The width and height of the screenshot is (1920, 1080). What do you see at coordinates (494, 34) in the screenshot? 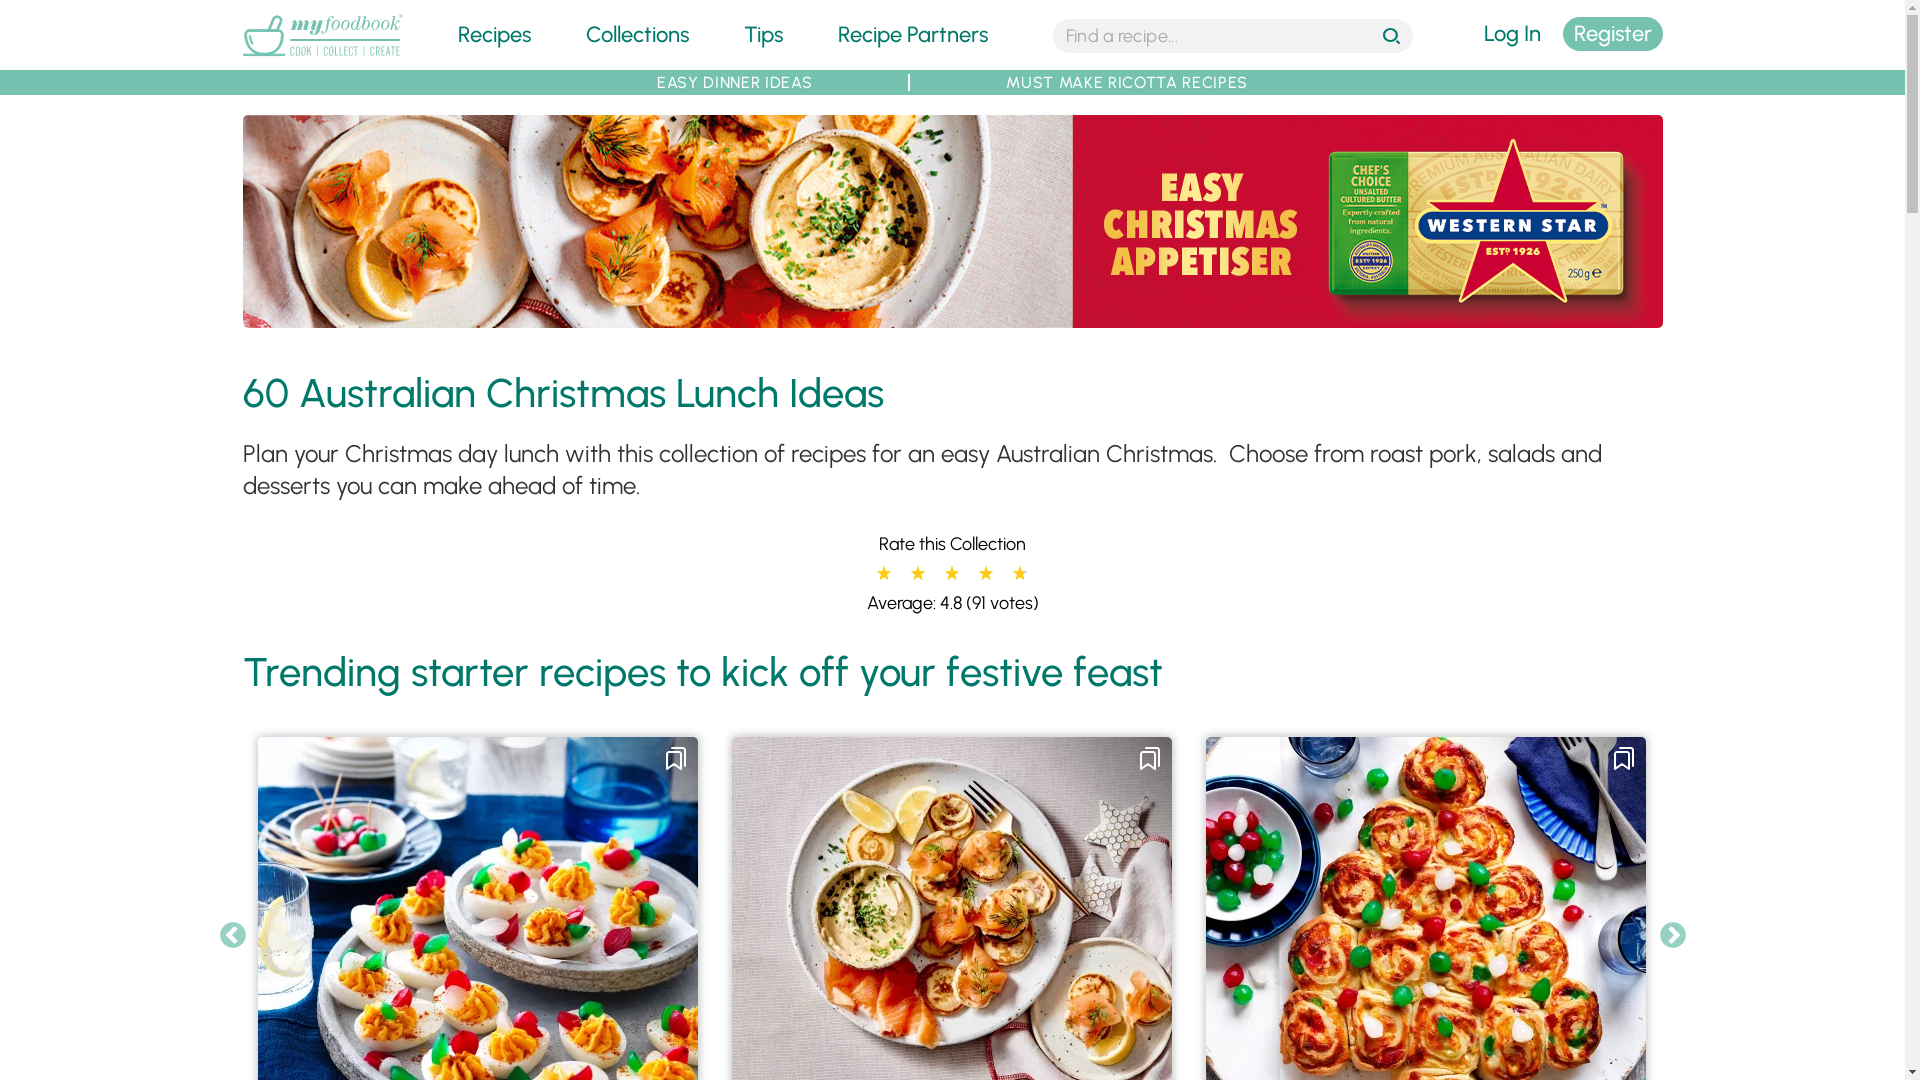
I see `'Recipes'` at bounding box center [494, 34].